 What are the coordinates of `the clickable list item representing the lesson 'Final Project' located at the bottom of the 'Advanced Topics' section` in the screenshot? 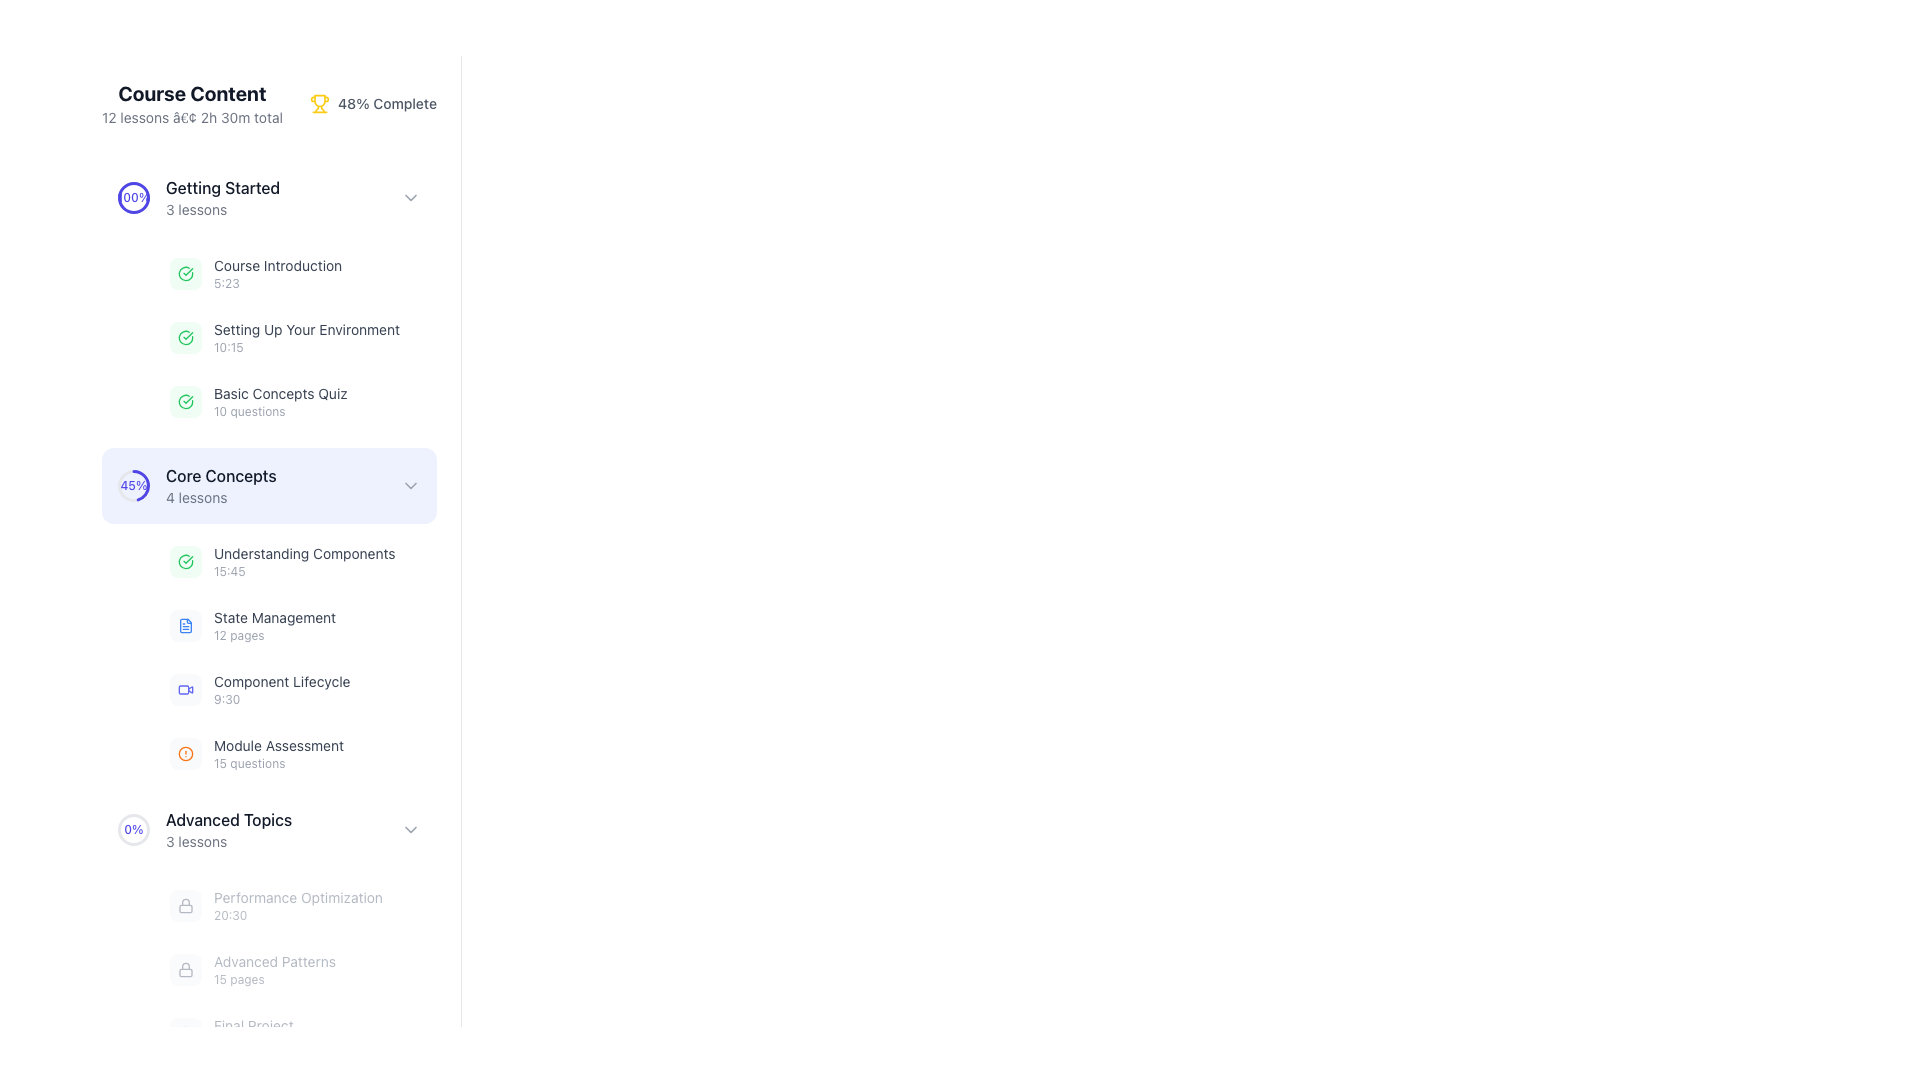 It's located at (296, 1033).